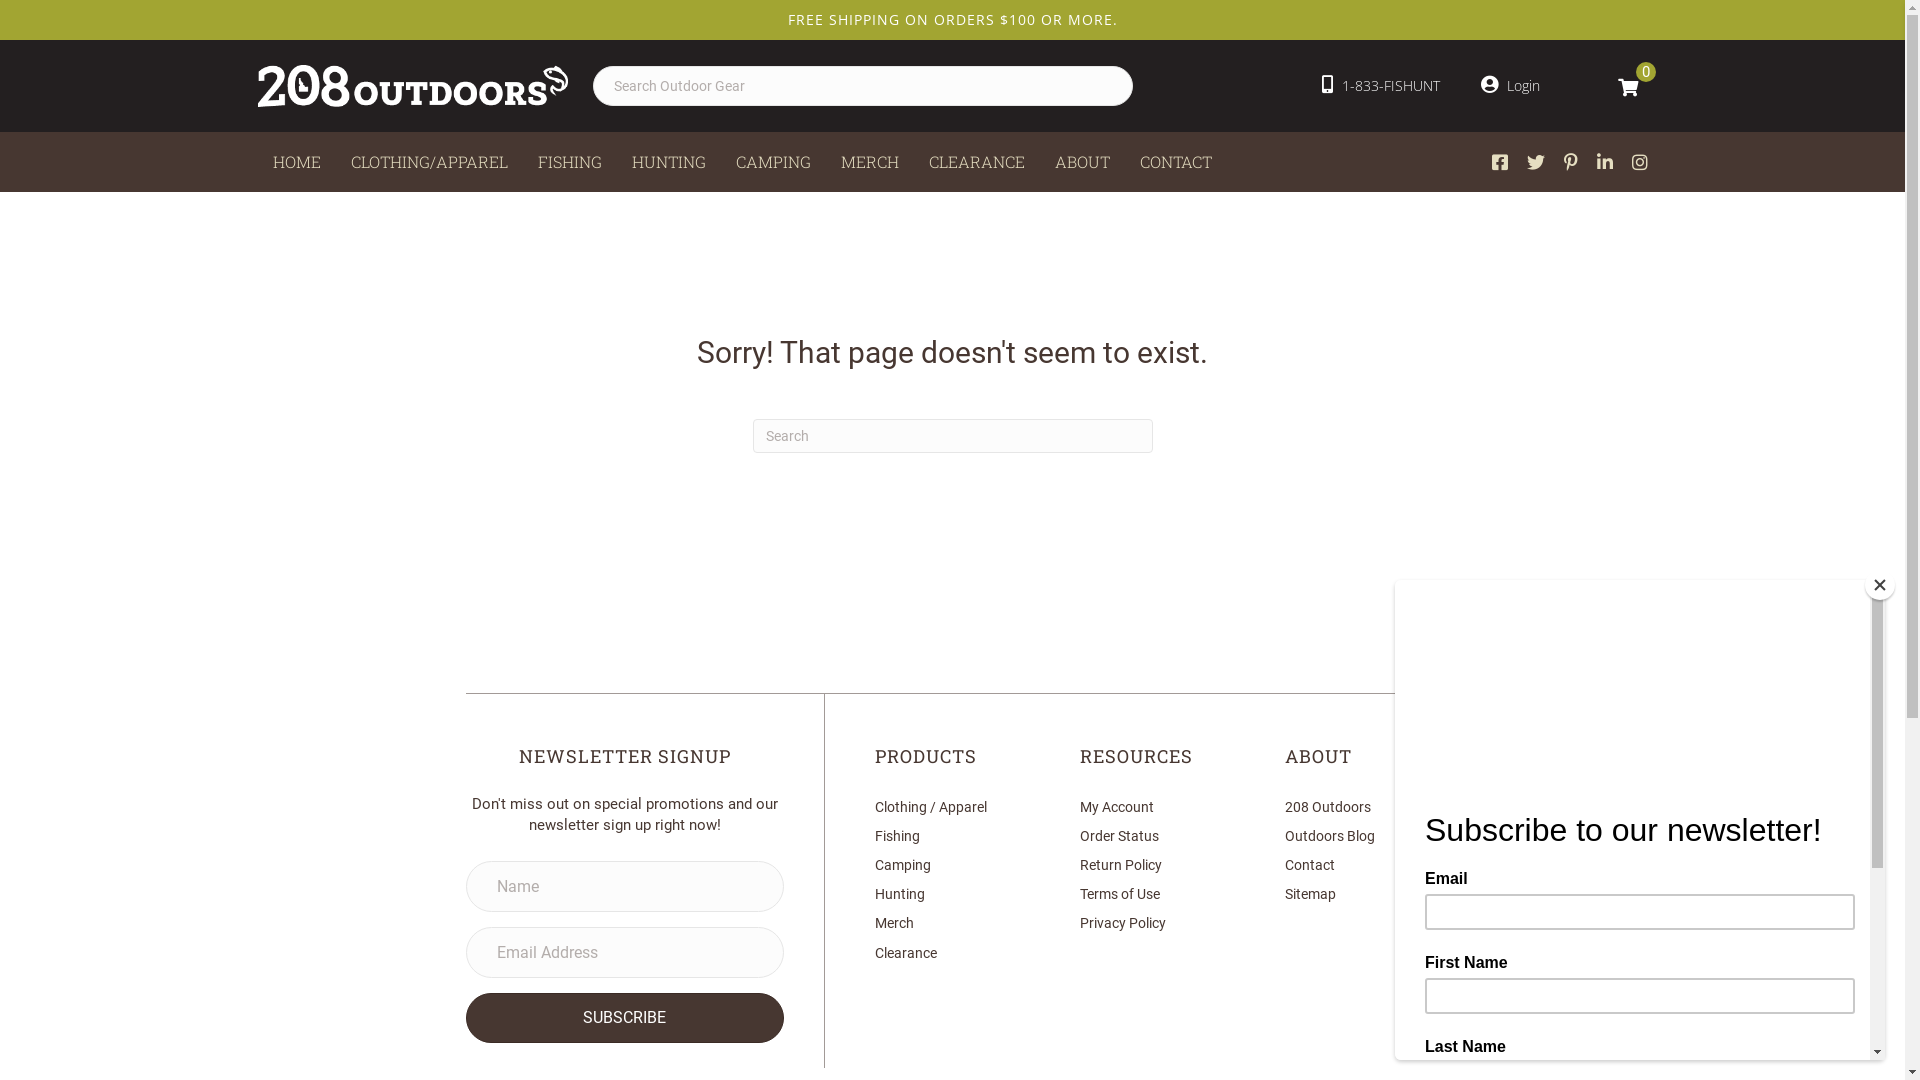  What do you see at coordinates (905, 951) in the screenshot?
I see `'Clearance'` at bounding box center [905, 951].